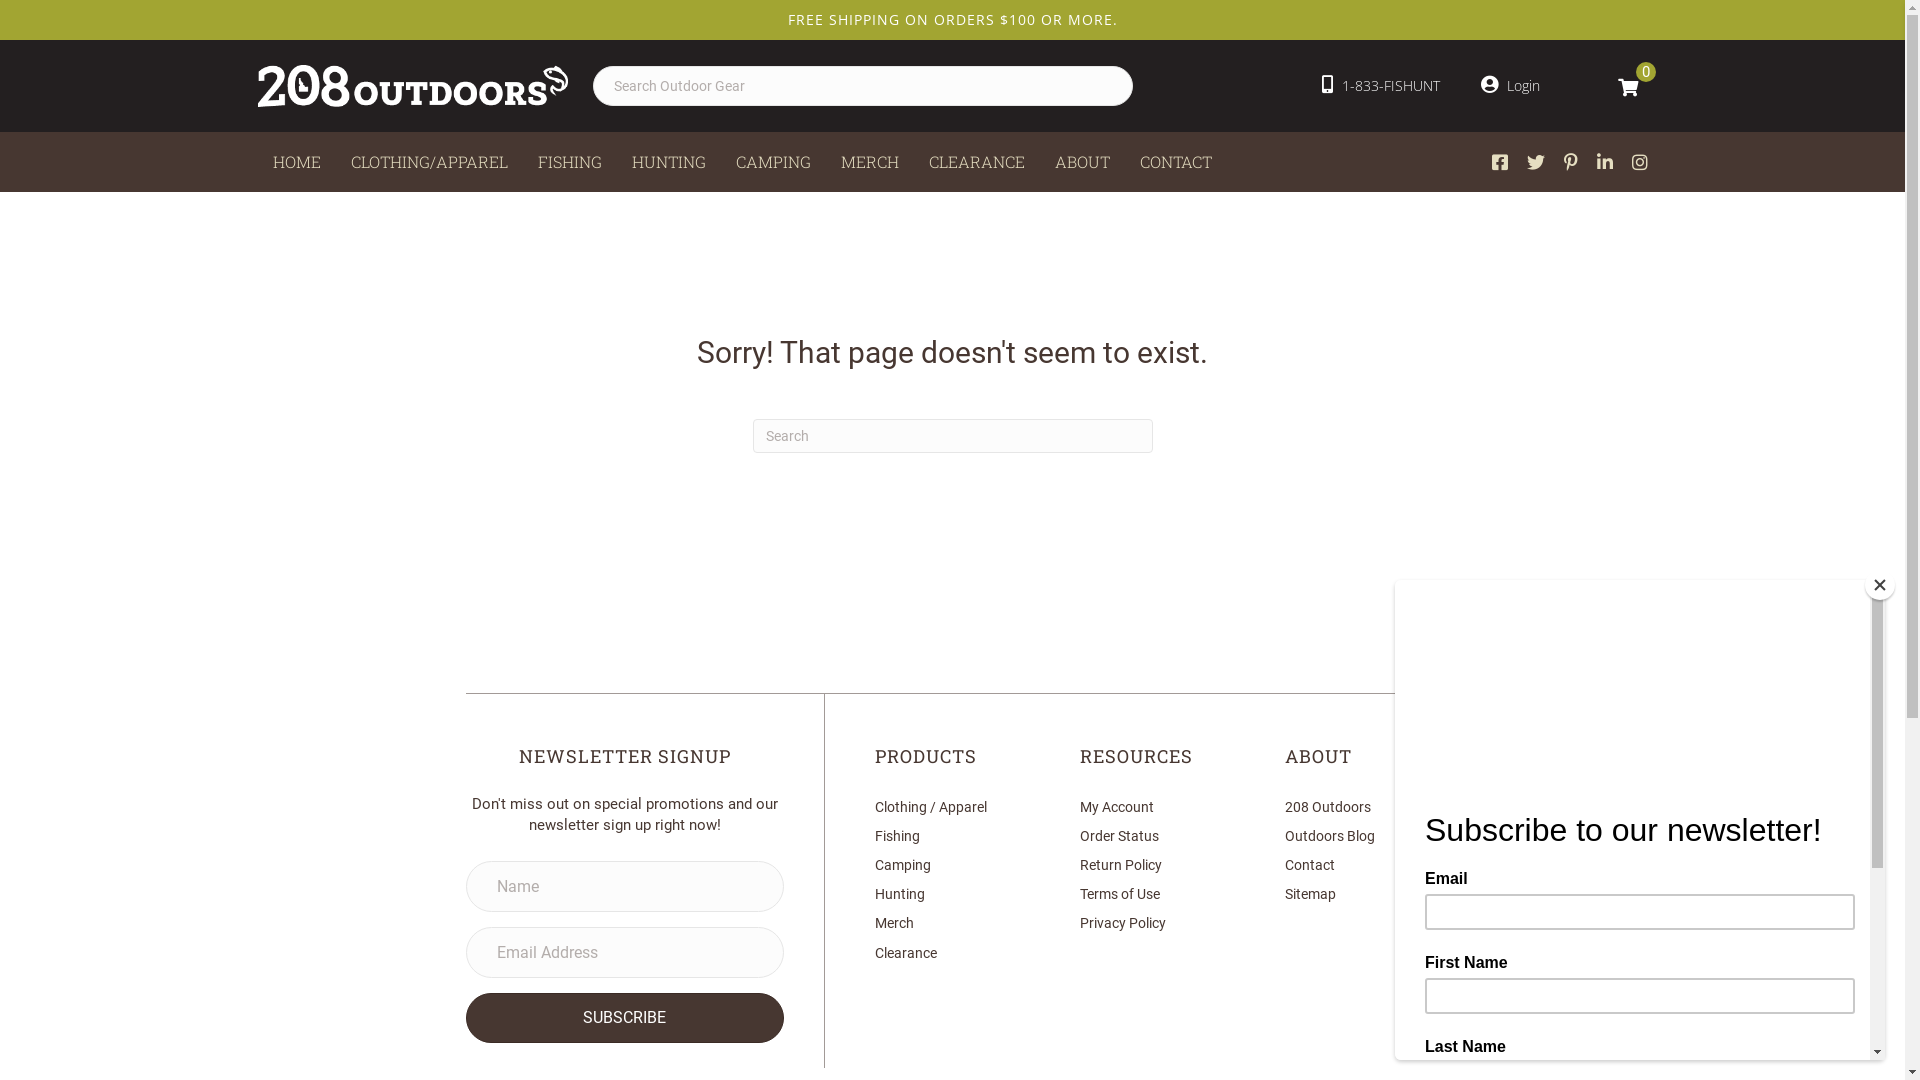  What do you see at coordinates (905, 951) in the screenshot?
I see `'Clearance'` at bounding box center [905, 951].